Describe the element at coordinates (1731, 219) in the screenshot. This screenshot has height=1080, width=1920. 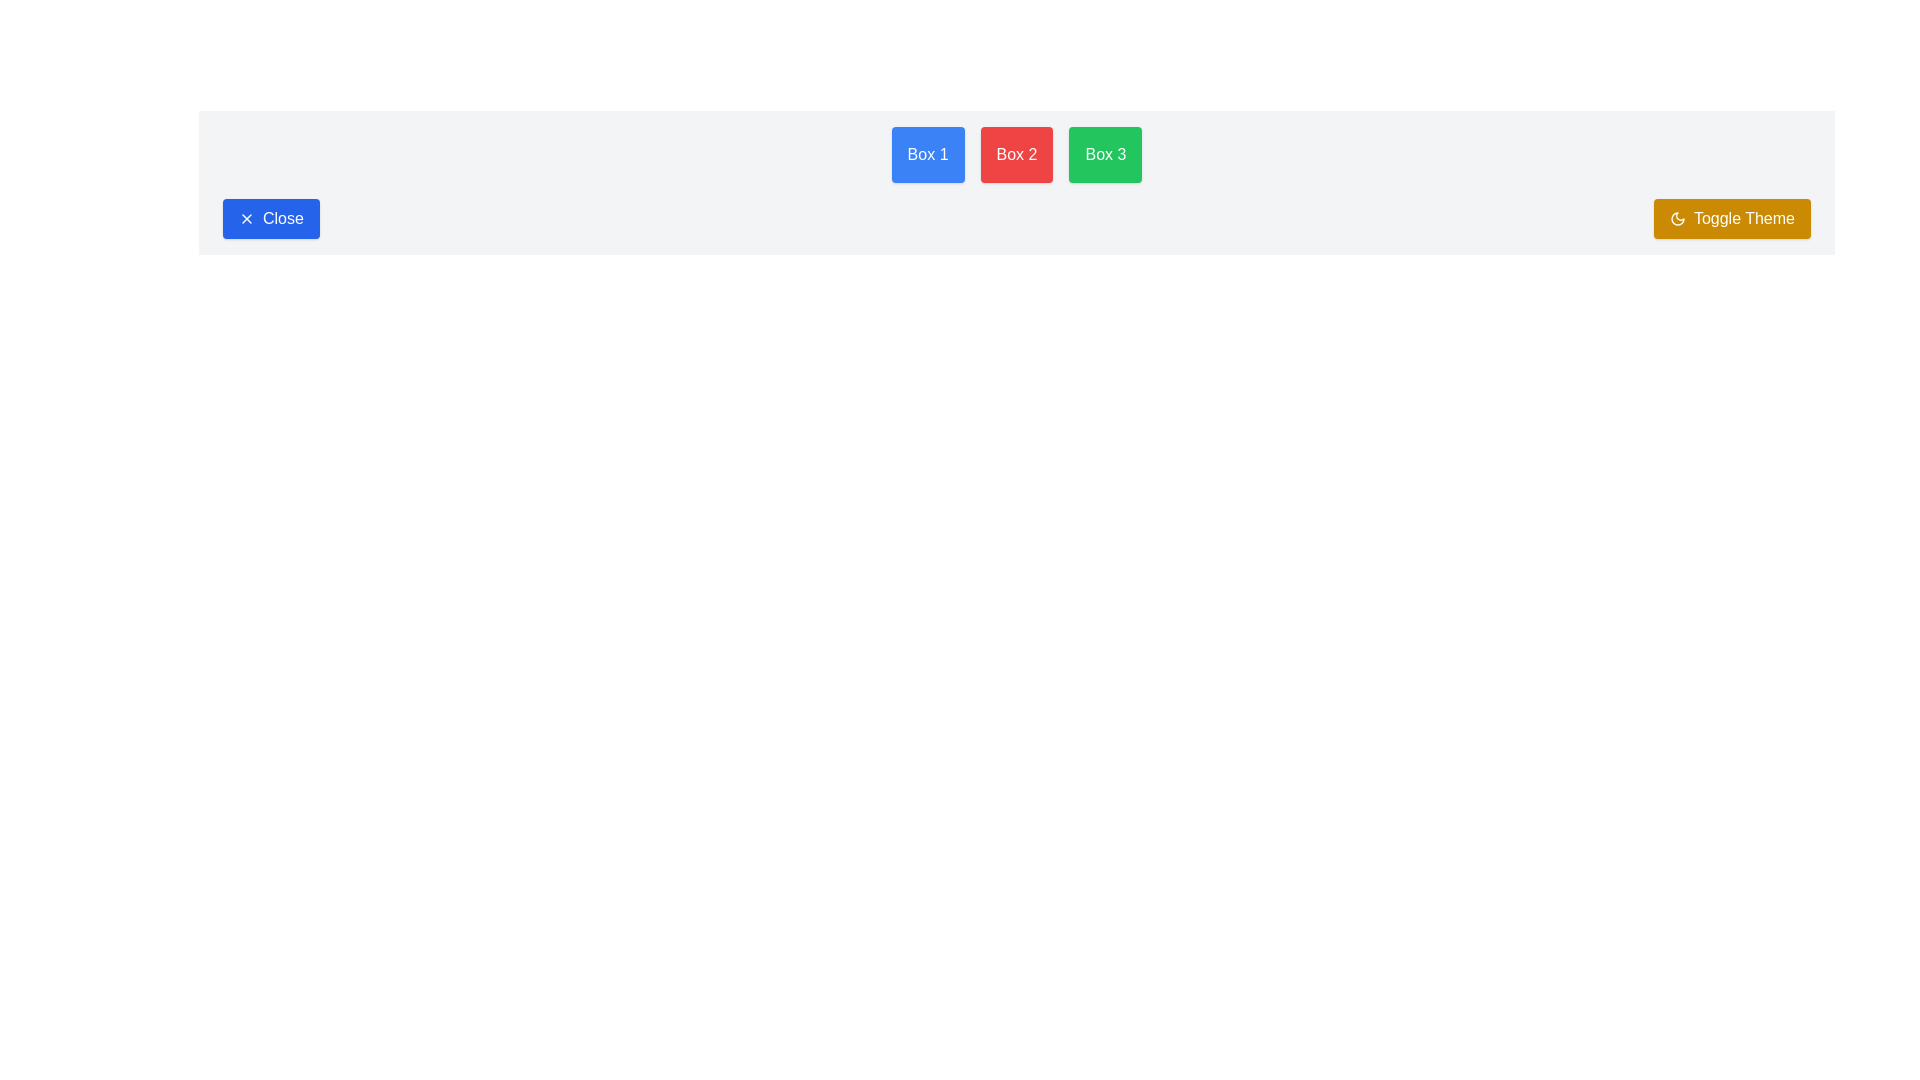
I see `the 'Toggle Theme' button with a yellow background and moon icon, located at the far-right end of the header` at that location.